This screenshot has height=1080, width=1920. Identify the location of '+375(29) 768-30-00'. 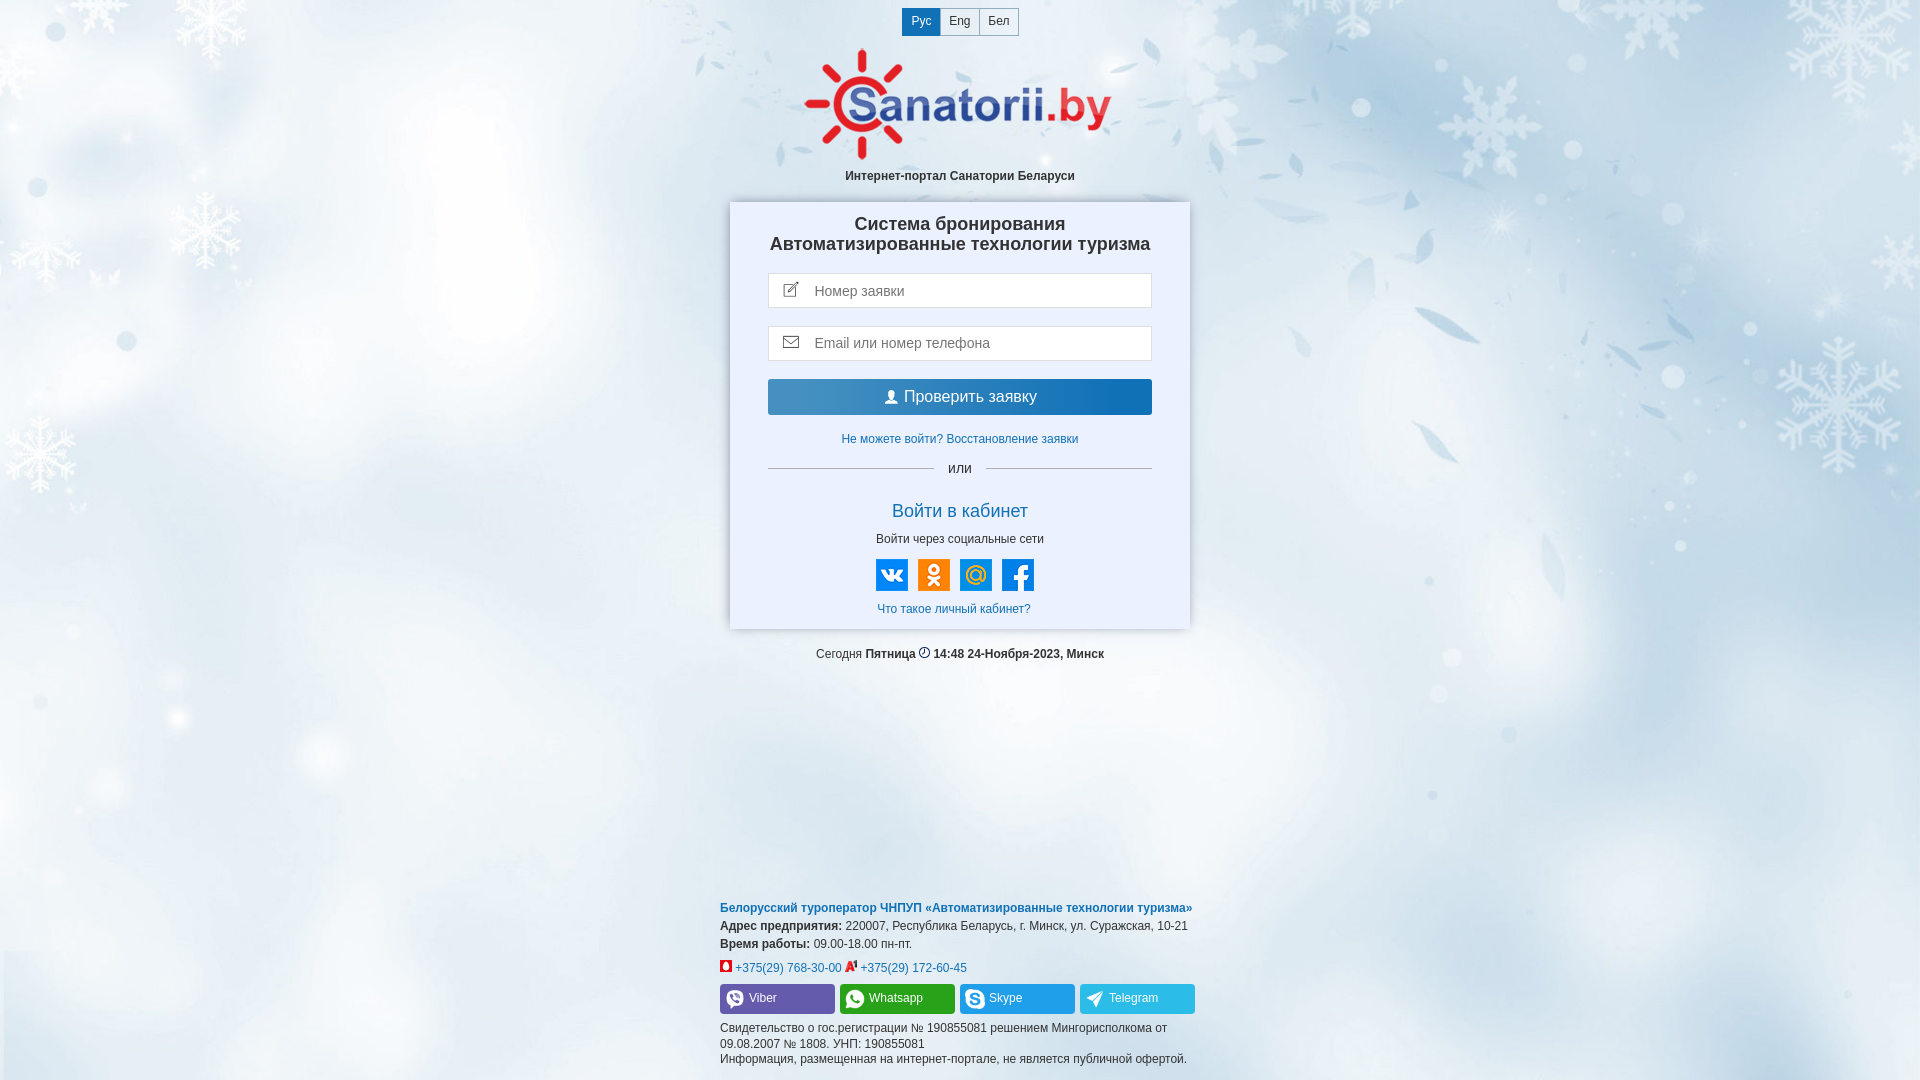
(720, 967).